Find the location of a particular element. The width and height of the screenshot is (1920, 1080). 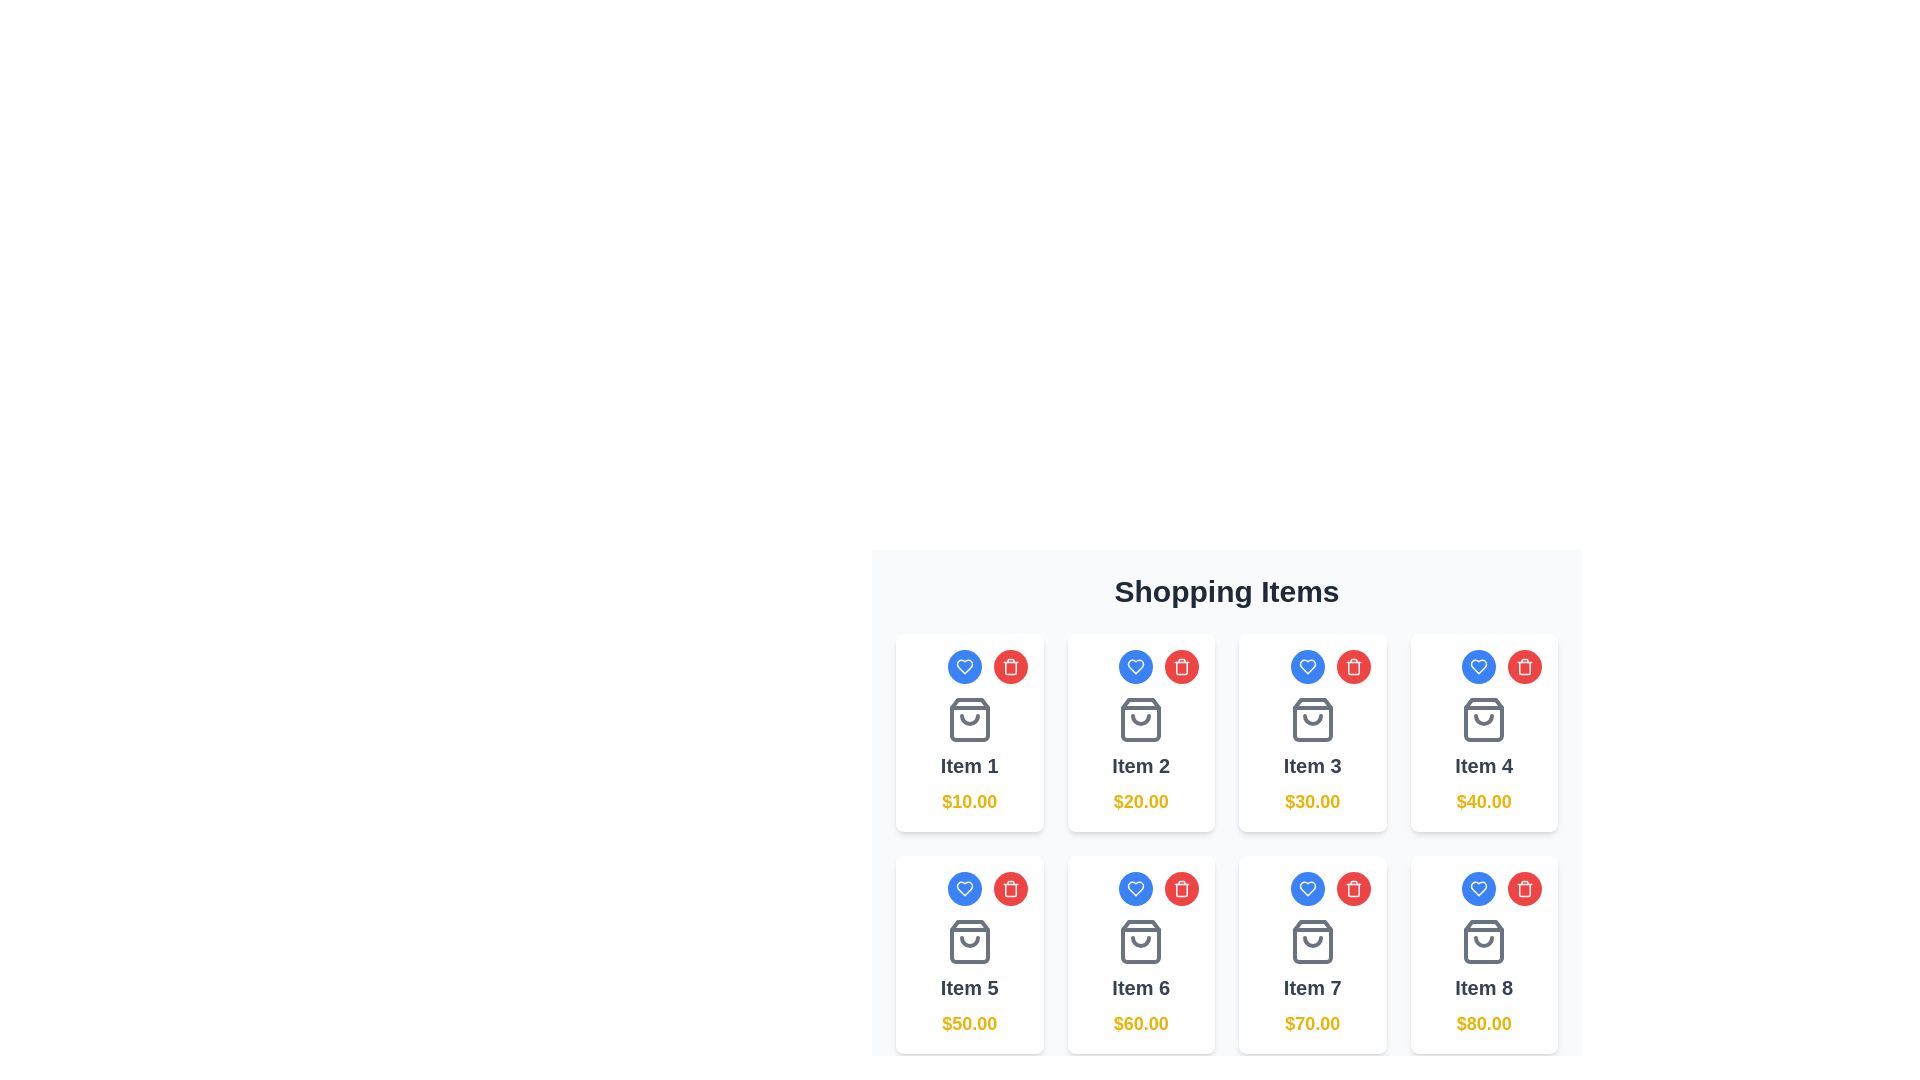

the button that marks 'Item 6' as favorite, located to the left of the red trash can icon is located at coordinates (1141, 887).